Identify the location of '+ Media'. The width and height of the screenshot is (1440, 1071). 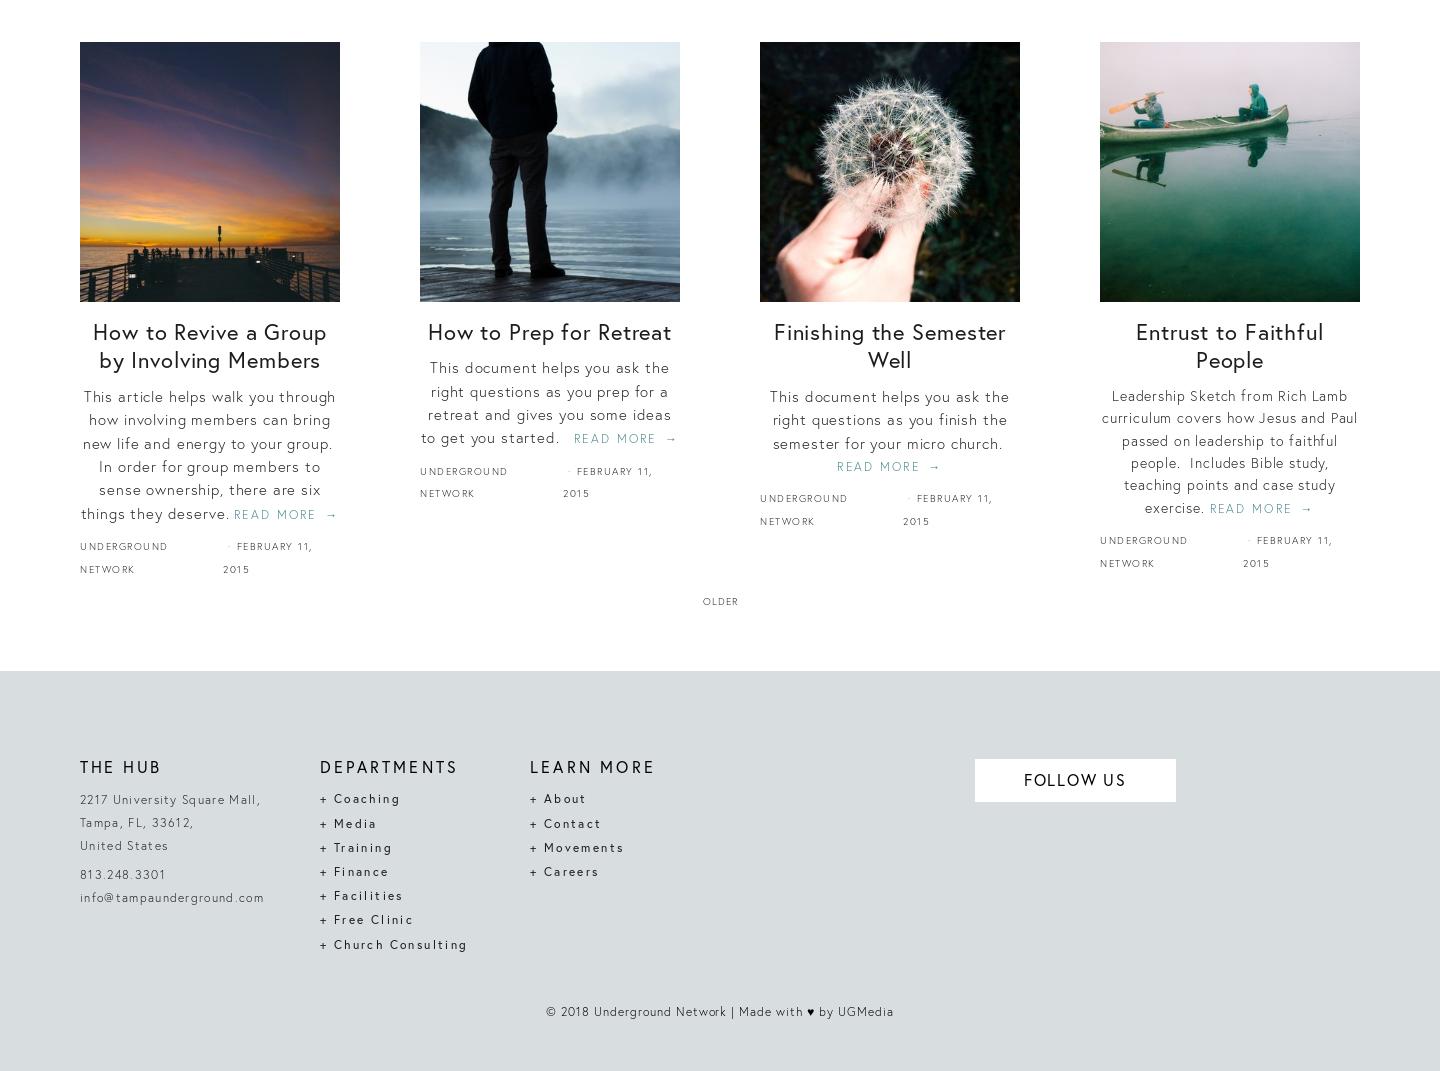
(348, 821).